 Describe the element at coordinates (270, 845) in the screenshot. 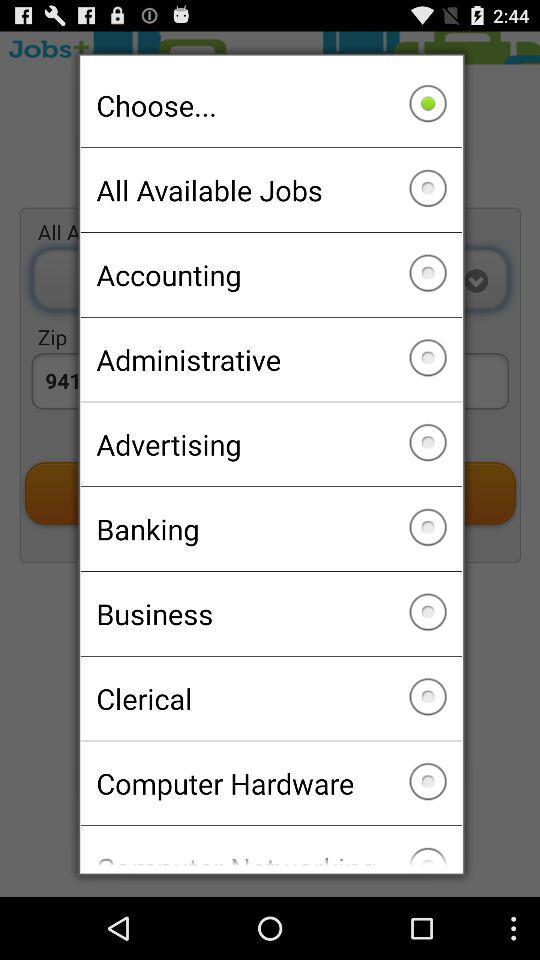

I see `the computer networking` at that location.